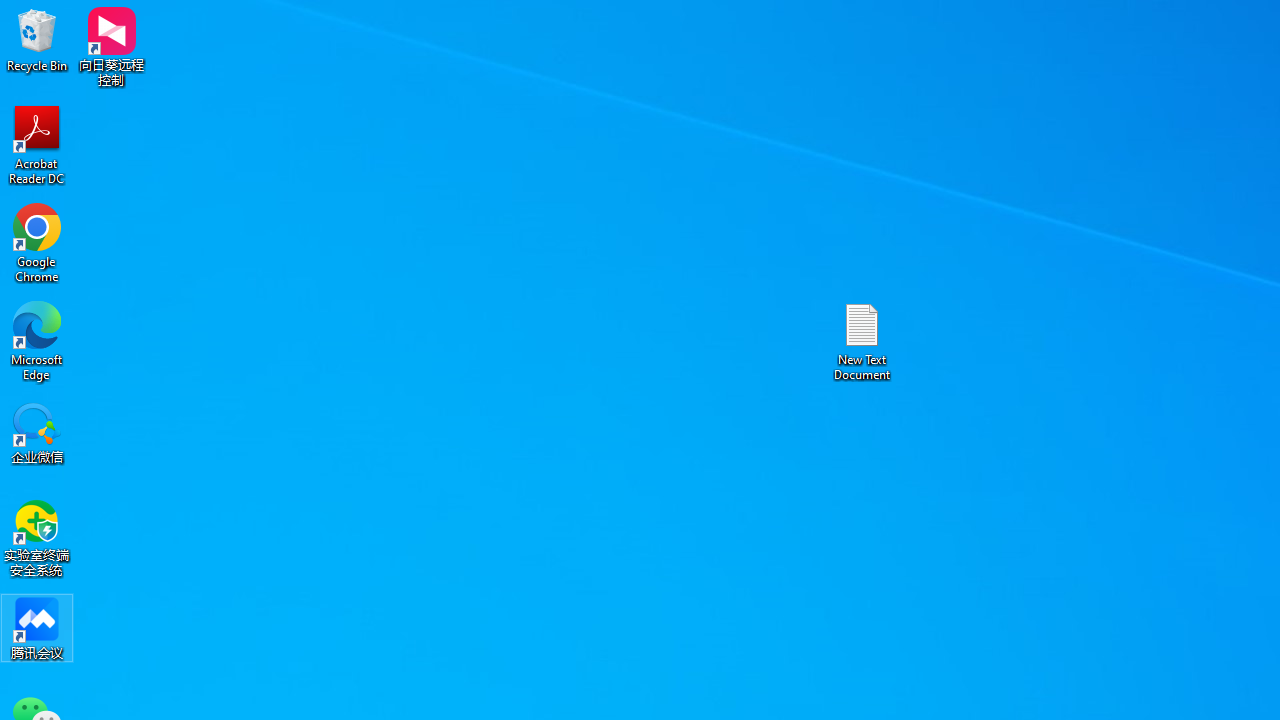 Image resolution: width=1280 pixels, height=720 pixels. I want to click on 'Google Chrome', so click(37, 242).